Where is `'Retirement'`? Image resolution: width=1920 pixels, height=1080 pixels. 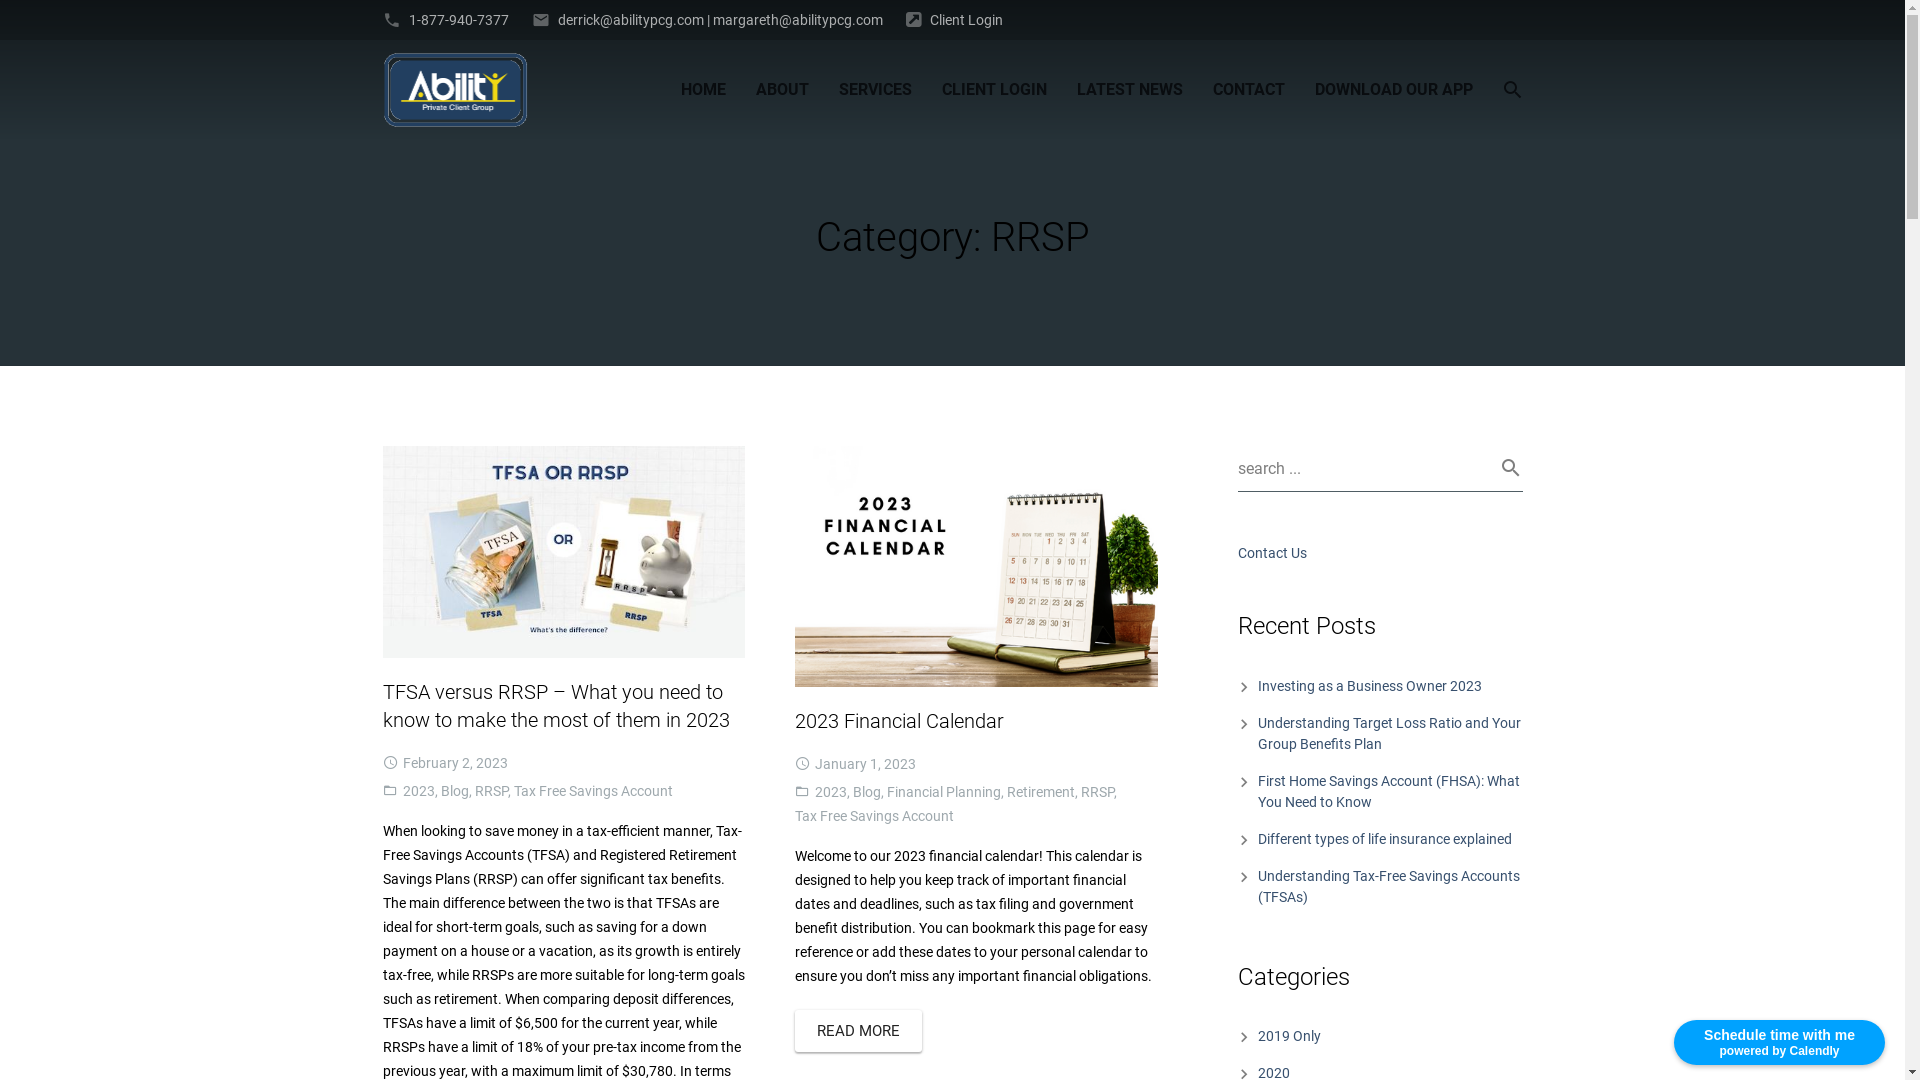
'Retirement' is located at coordinates (1040, 790).